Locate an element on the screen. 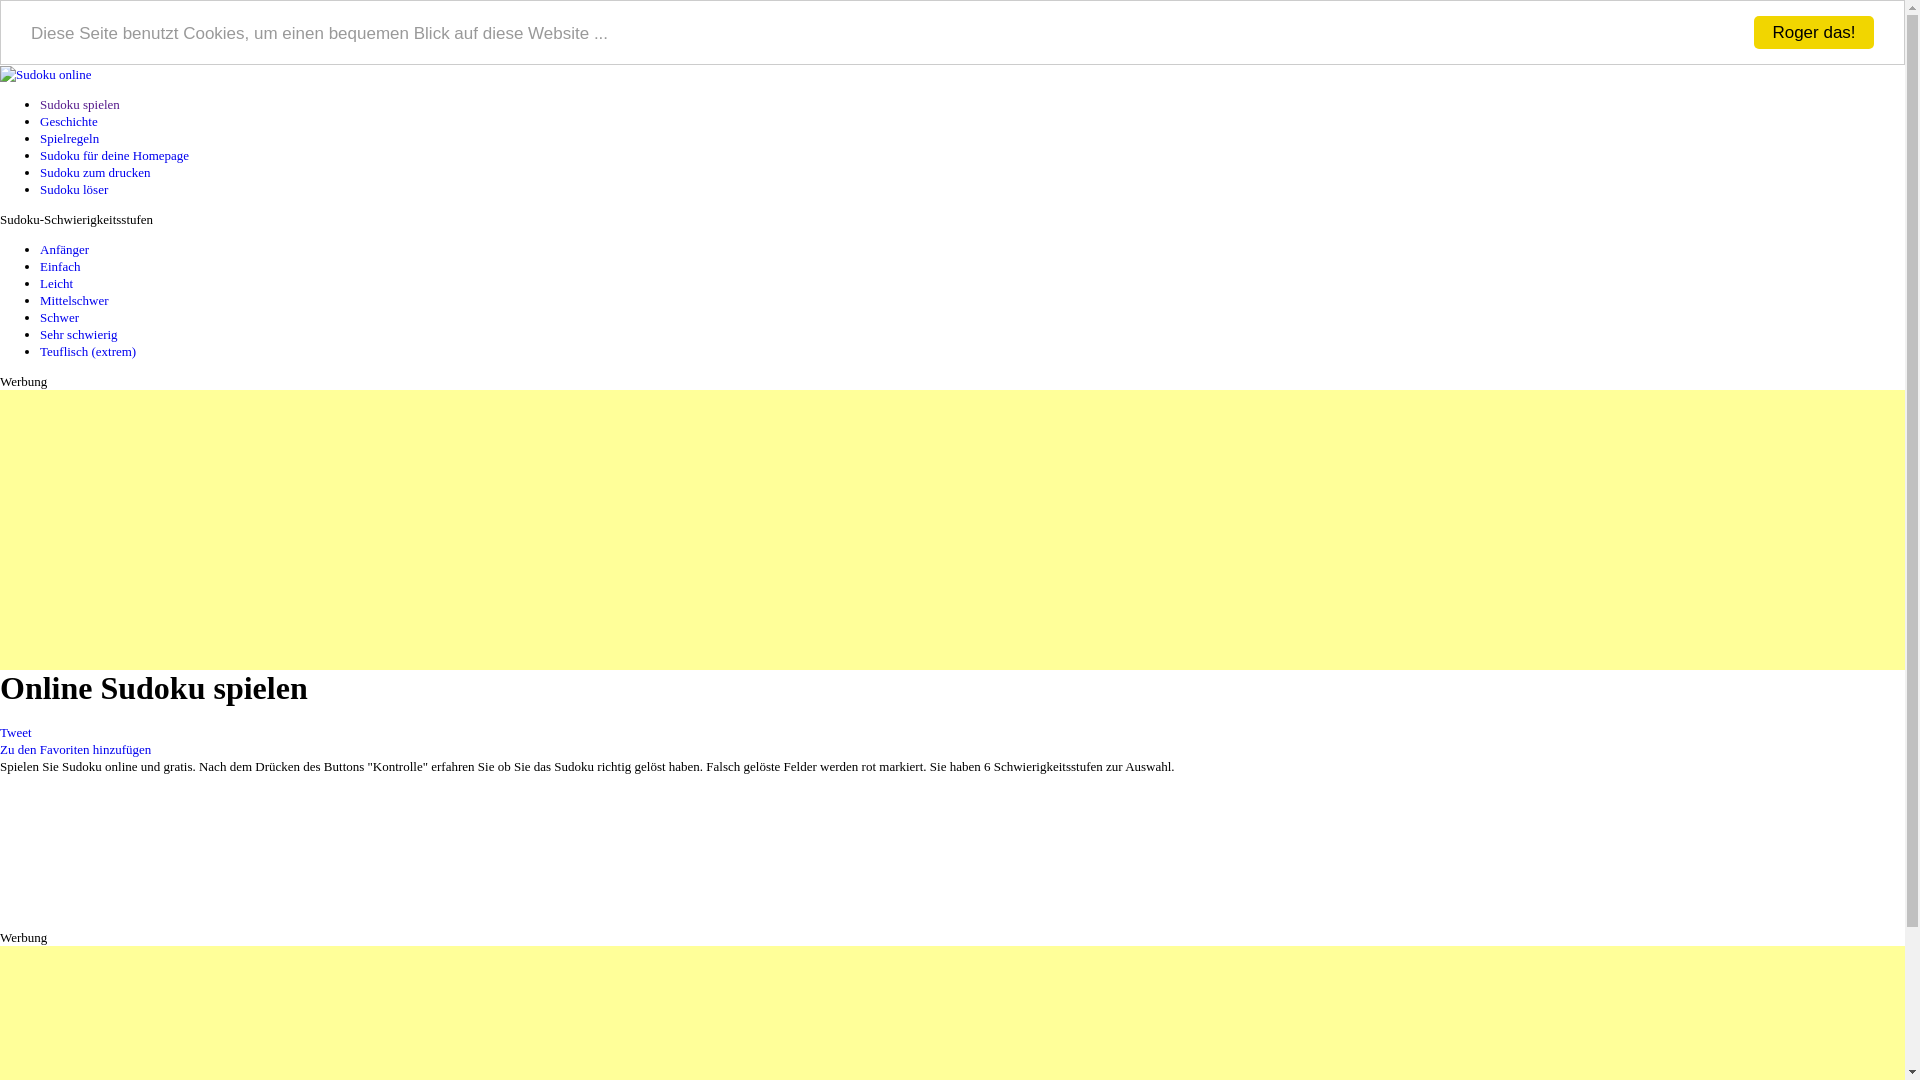 Image resolution: width=1920 pixels, height=1080 pixels. 'Roger das!' is located at coordinates (1814, 32).